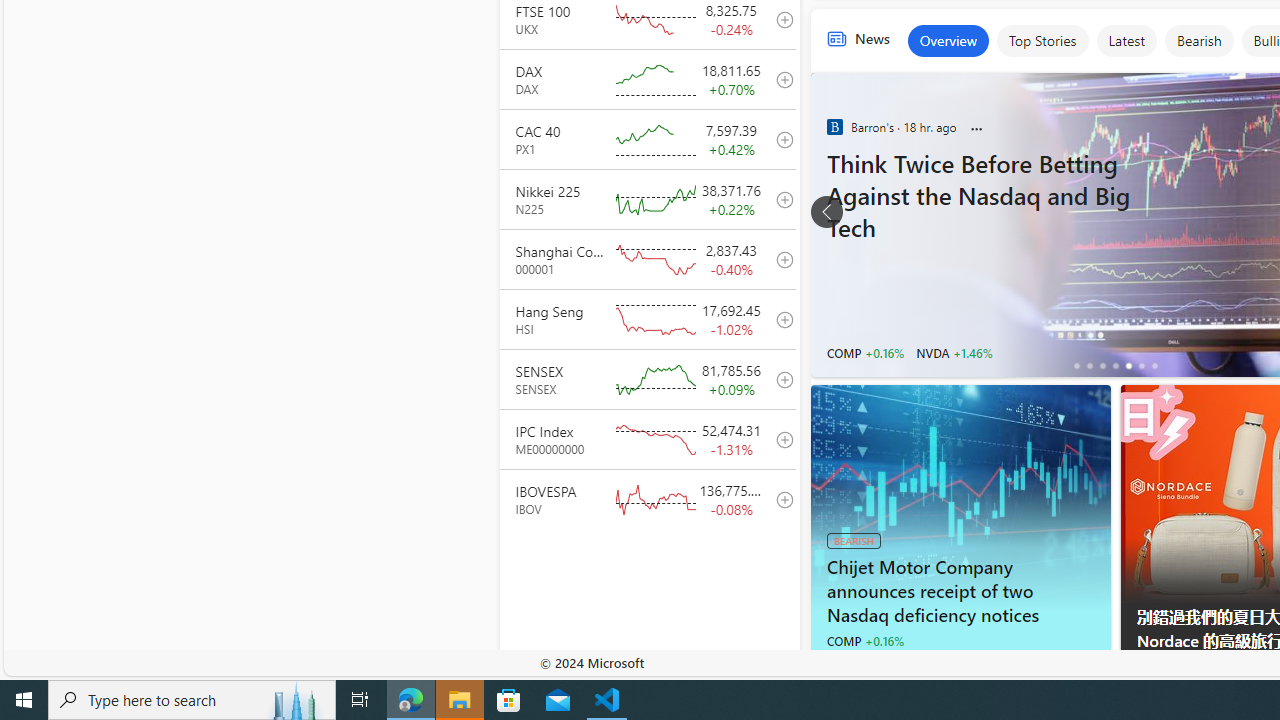 The width and height of the screenshot is (1280, 720). I want to click on 'Top Stories', so click(1040, 41).